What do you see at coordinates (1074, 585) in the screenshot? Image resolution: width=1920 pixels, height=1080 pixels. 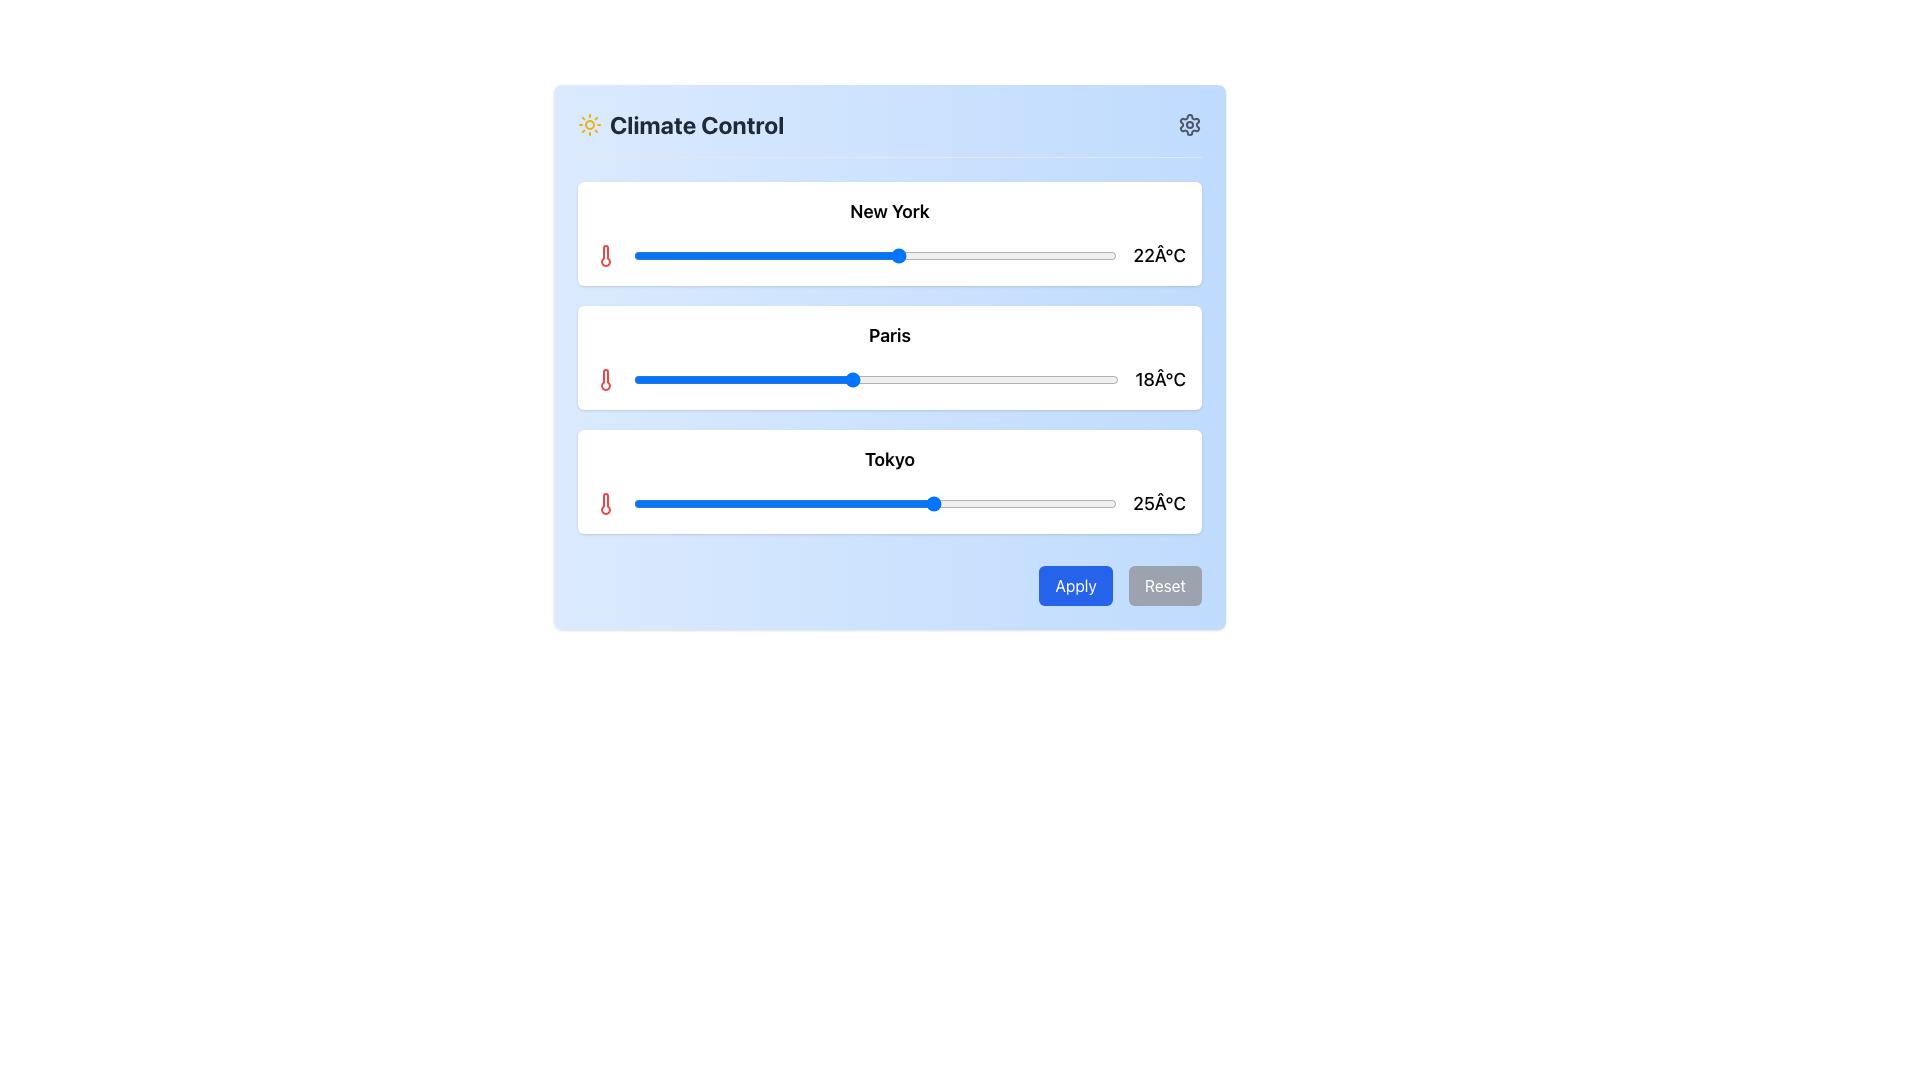 I see `the 'Apply' button located in the lower-right corner of the 'Climate Control' card` at bounding box center [1074, 585].